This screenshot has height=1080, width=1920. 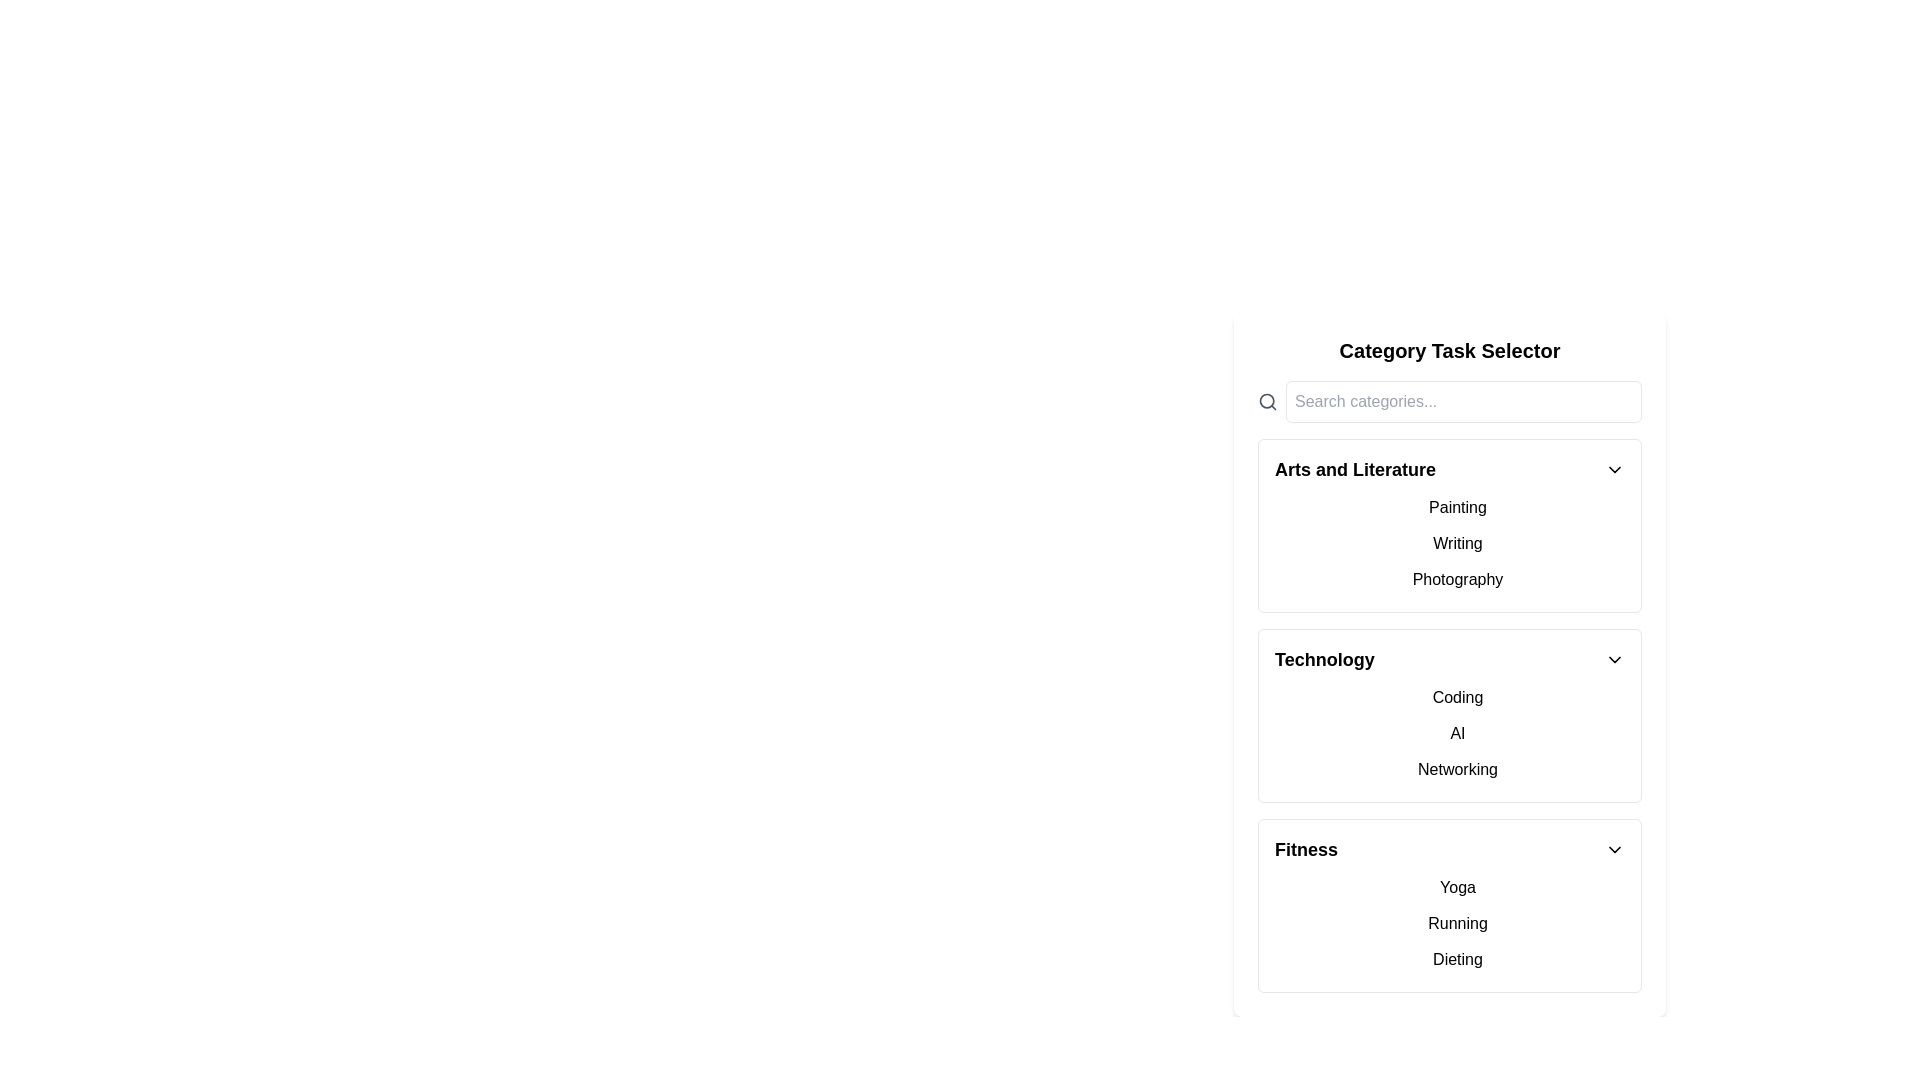 I want to click on the selectable list item labeled 'Photography', which is the third item under the 'Arts and Literature' section, so click(x=1458, y=579).